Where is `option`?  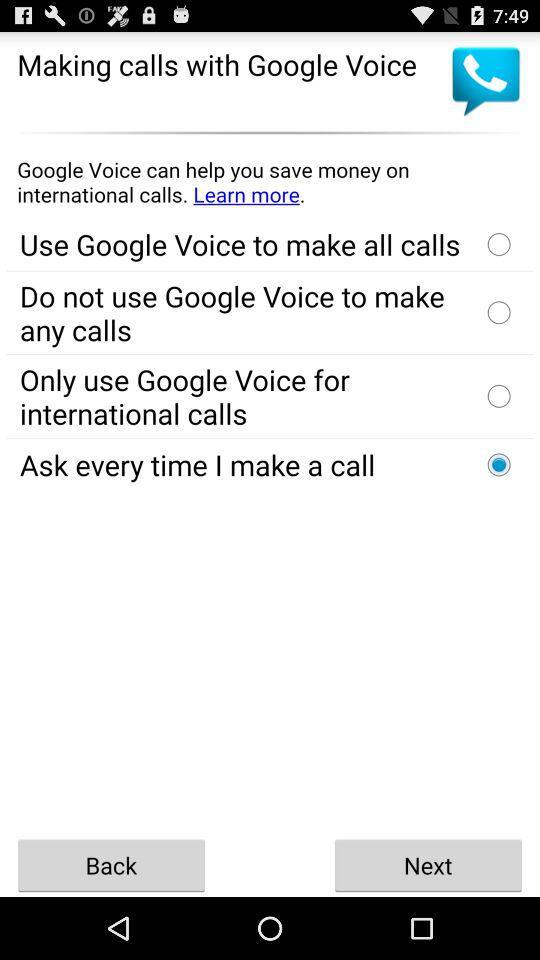
option is located at coordinates (498, 395).